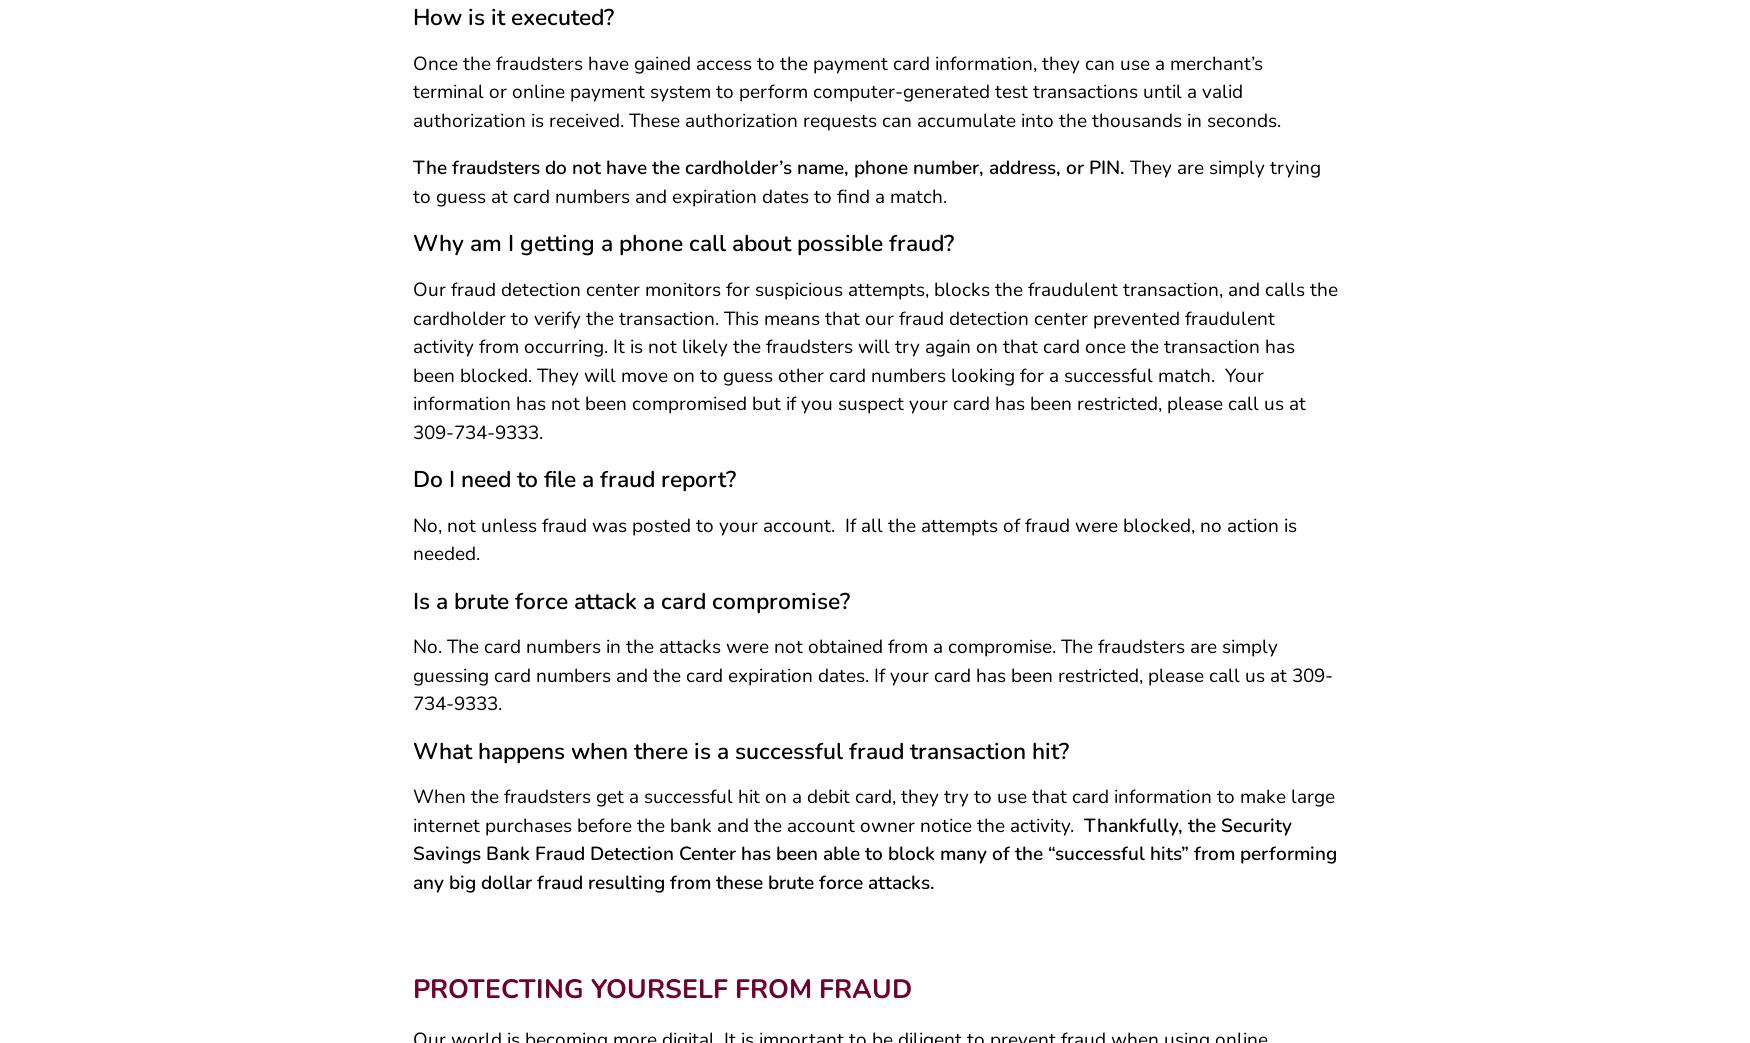 This screenshot has height=1043, width=1750. Describe the element at coordinates (410, 757) in the screenshot. I see `'What happens when there is a successful fraud transaction hit?'` at that location.